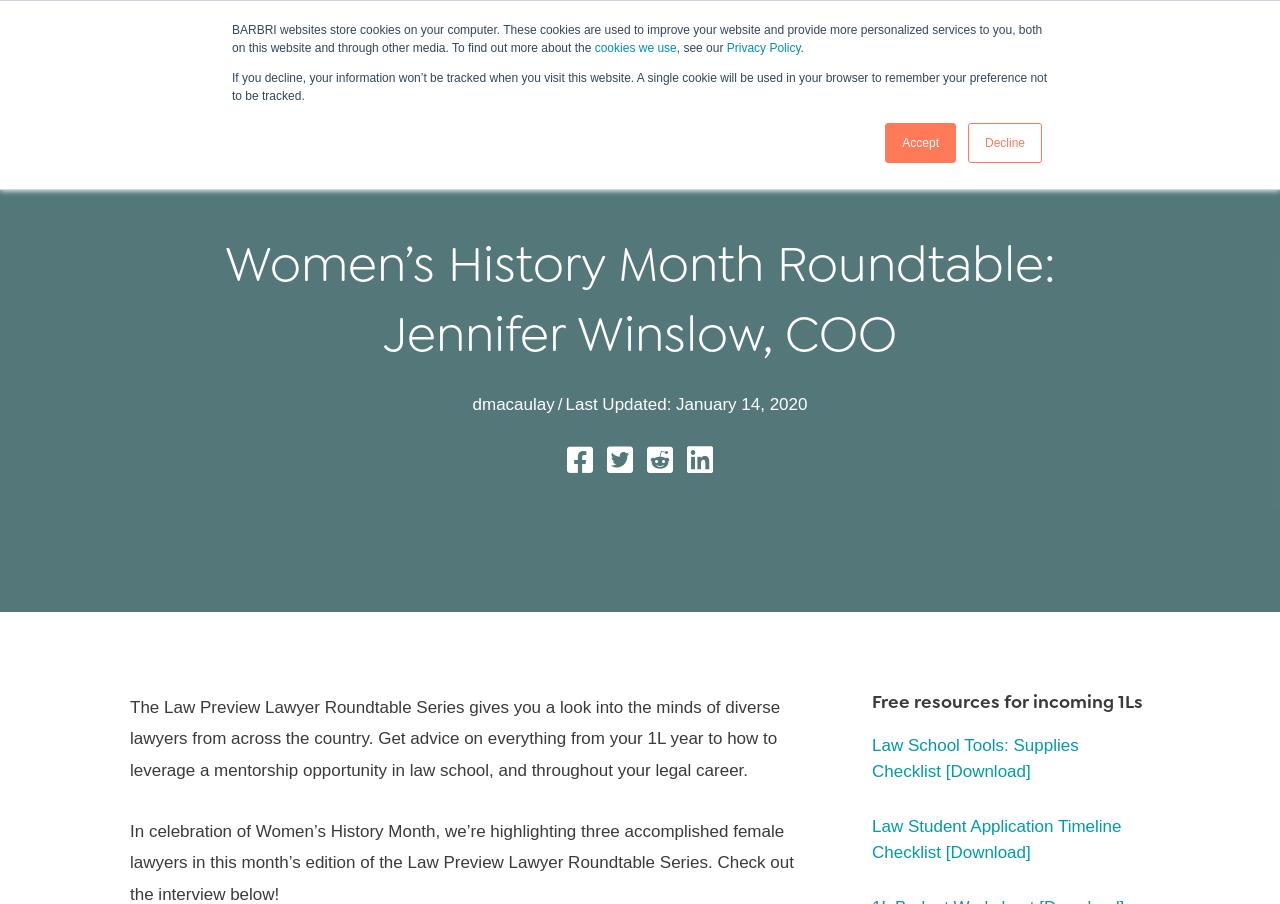 The image size is (1280, 904). Describe the element at coordinates (1007, 699) in the screenshot. I see `'Free resources for incoming 1Ls'` at that location.